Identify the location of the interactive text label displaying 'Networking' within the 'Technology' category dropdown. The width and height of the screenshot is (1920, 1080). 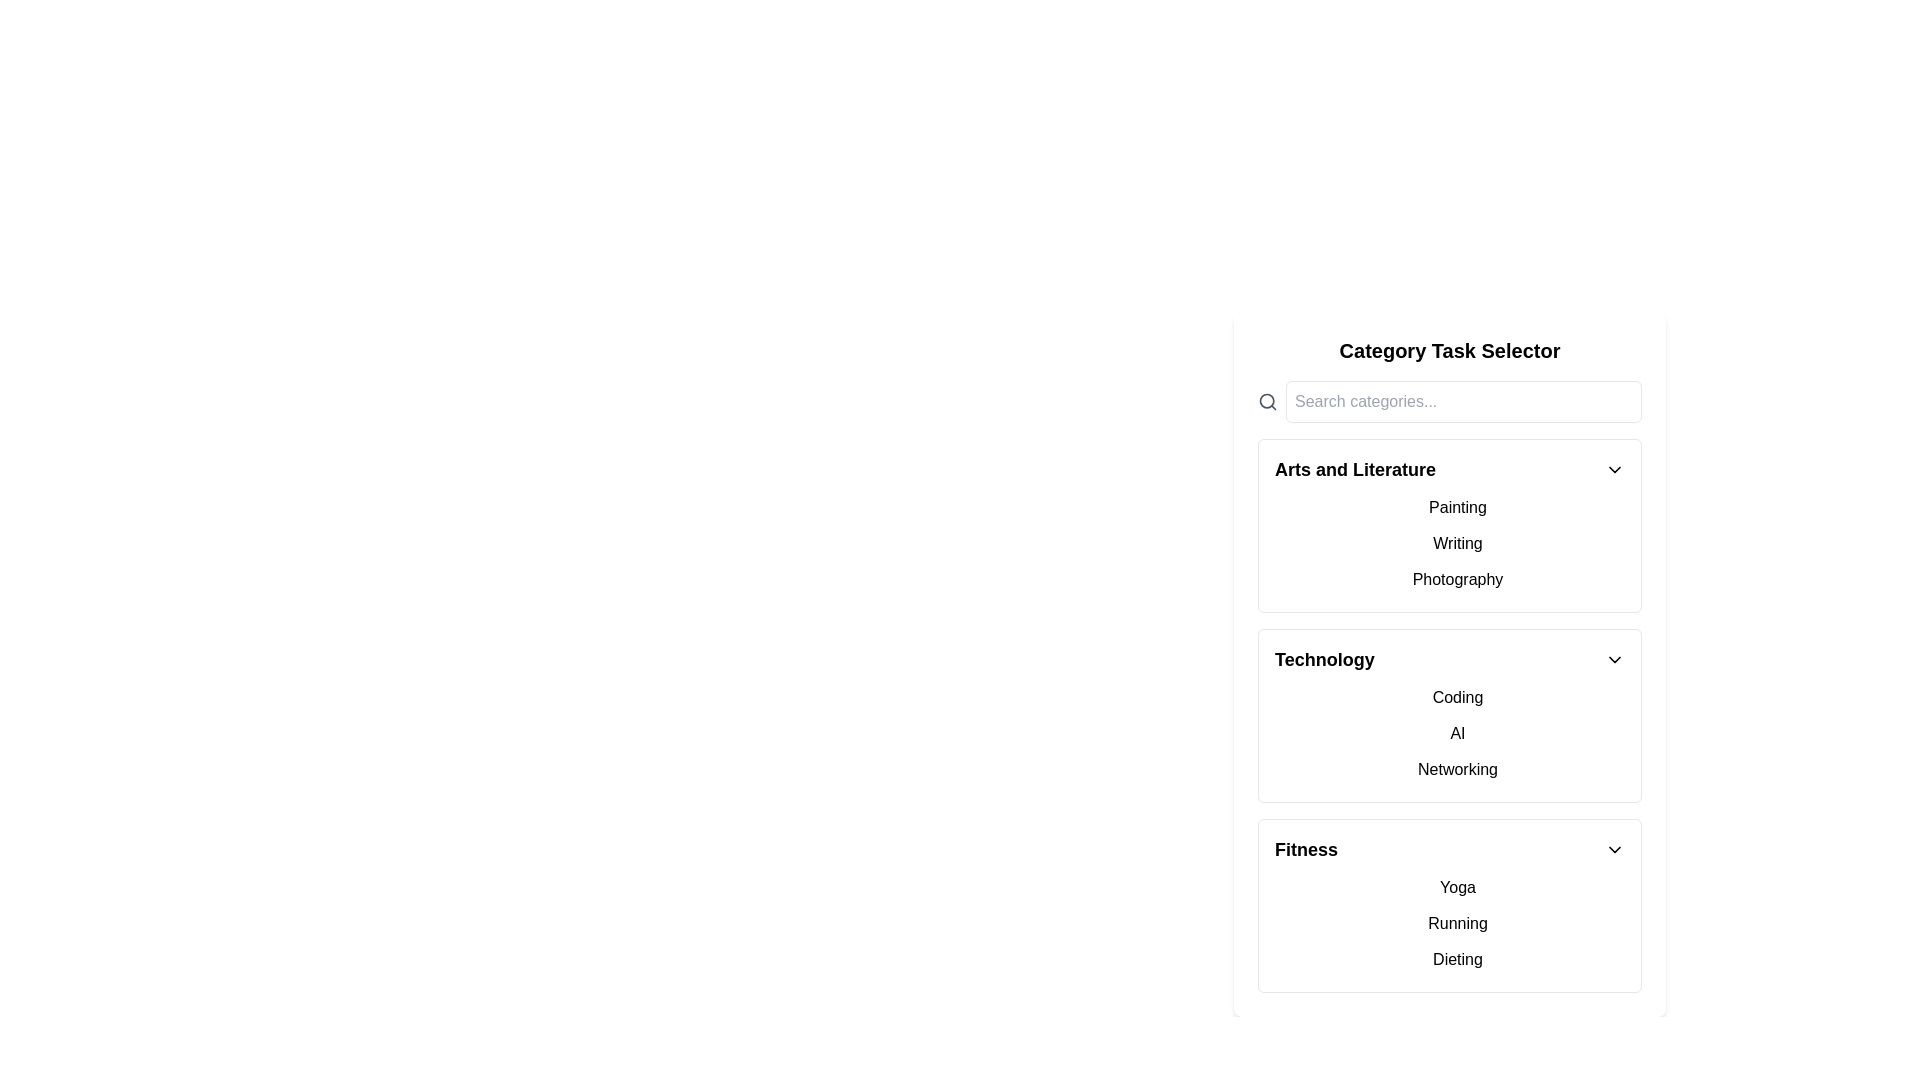
(1458, 769).